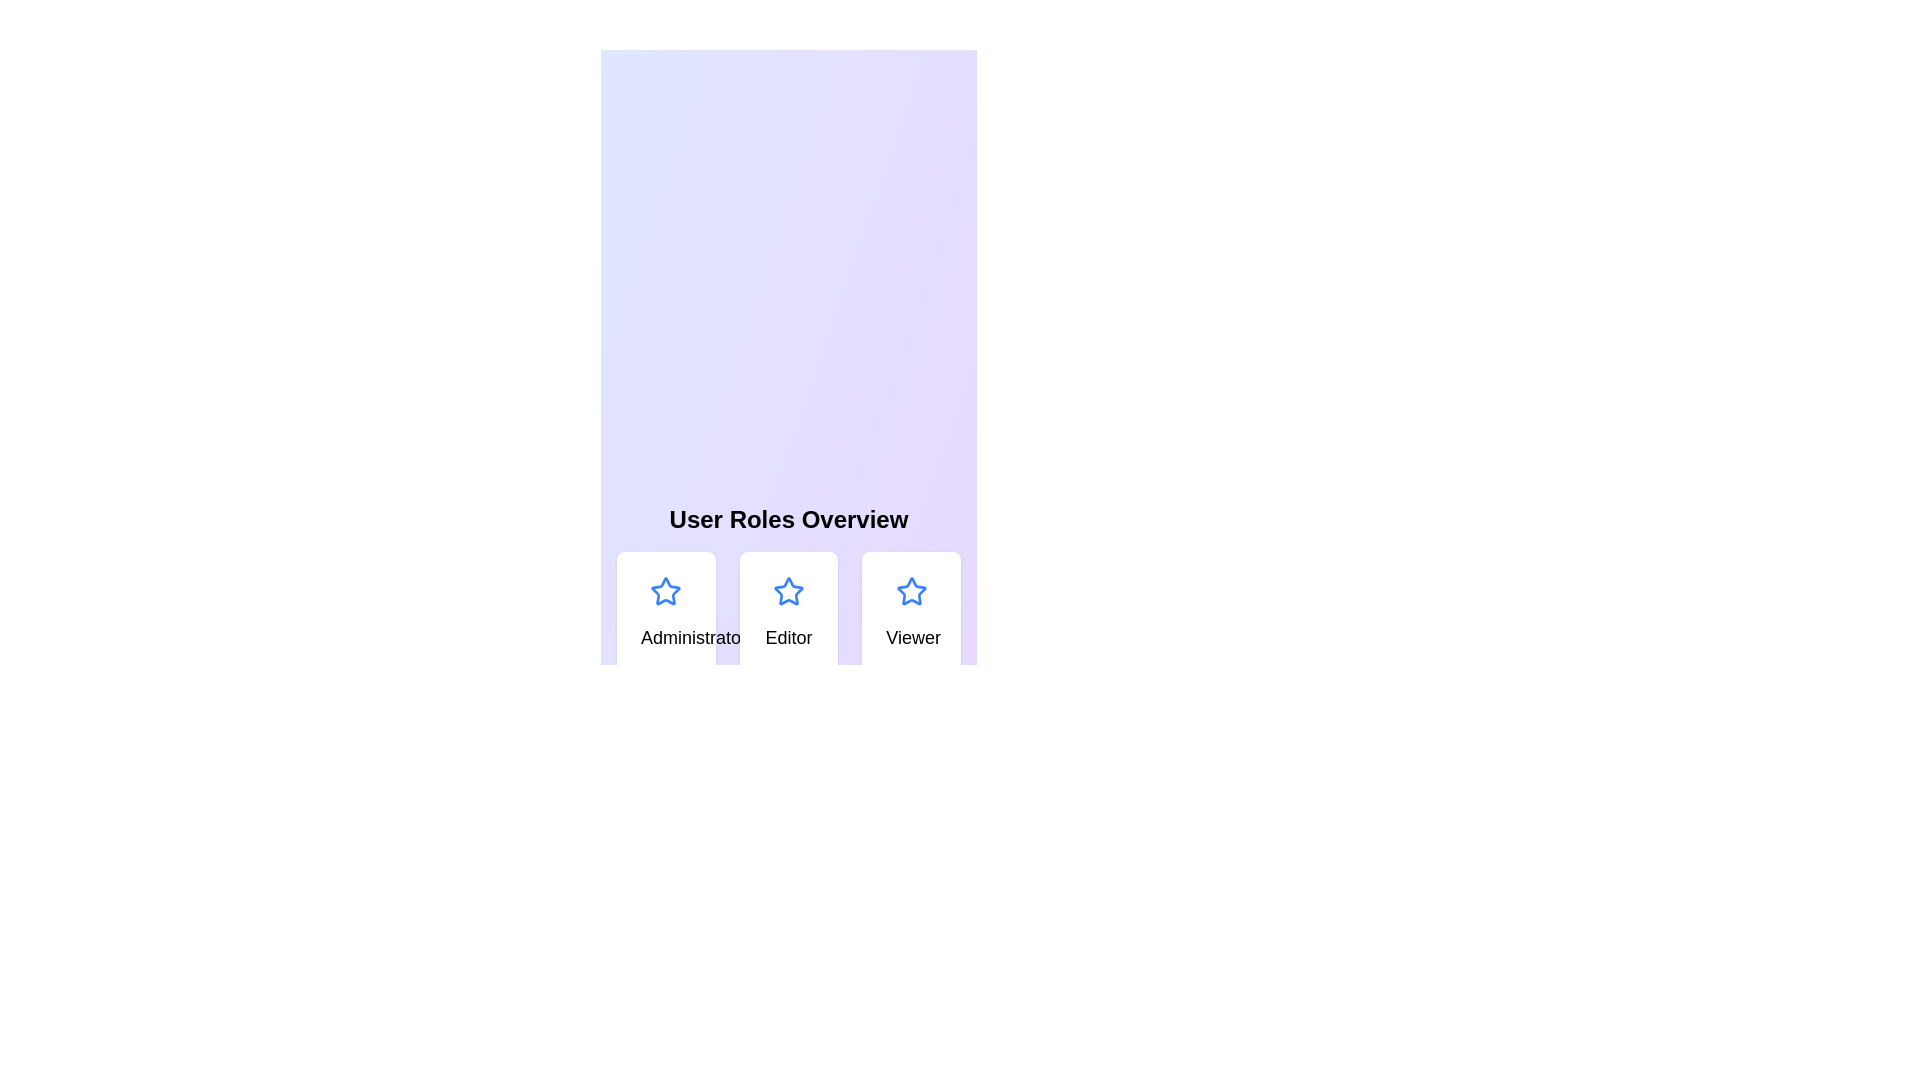  Describe the element at coordinates (910, 612) in the screenshot. I see `the 'Viewer' role category card, which is the third in a sequence of three cards labeled 'Administrator', 'Editor', and 'Viewer'` at that location.